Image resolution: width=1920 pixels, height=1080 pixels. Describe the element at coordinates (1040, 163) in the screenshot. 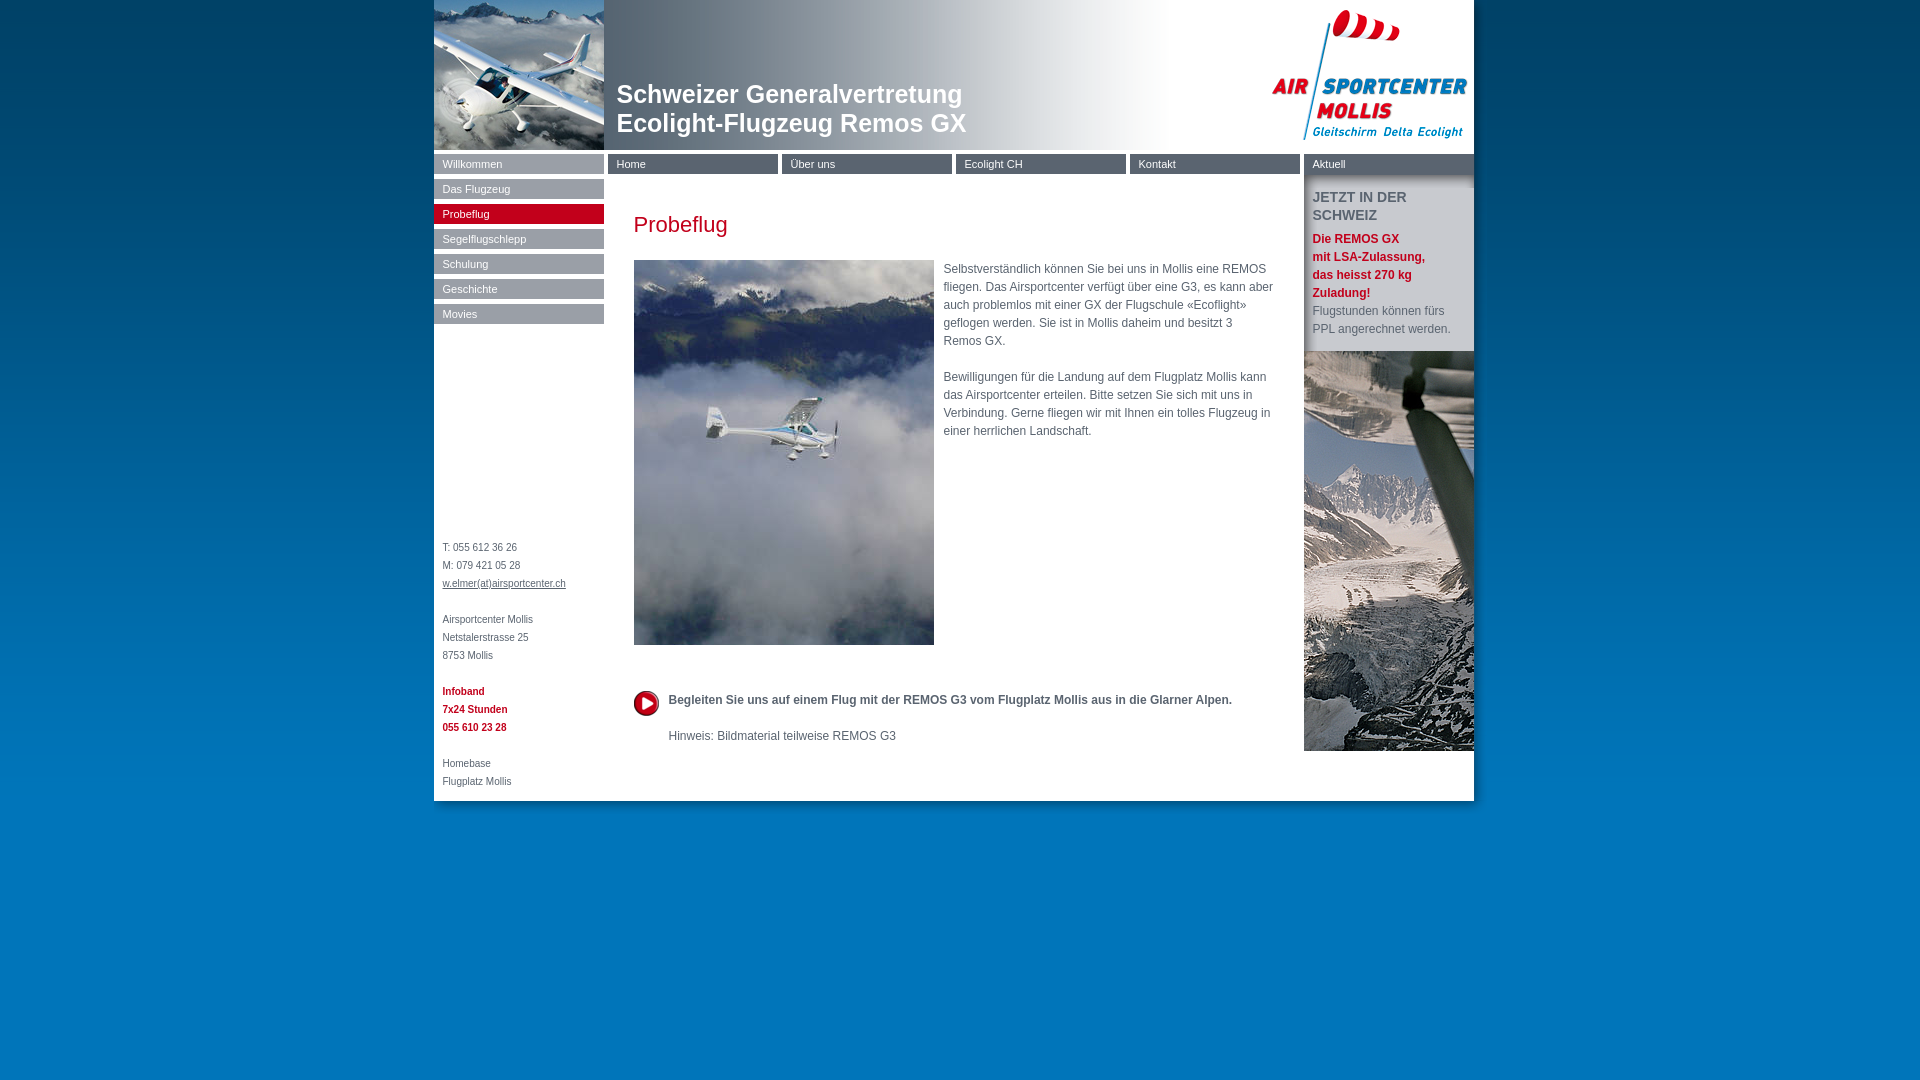

I see `'Ecolight CH'` at that location.